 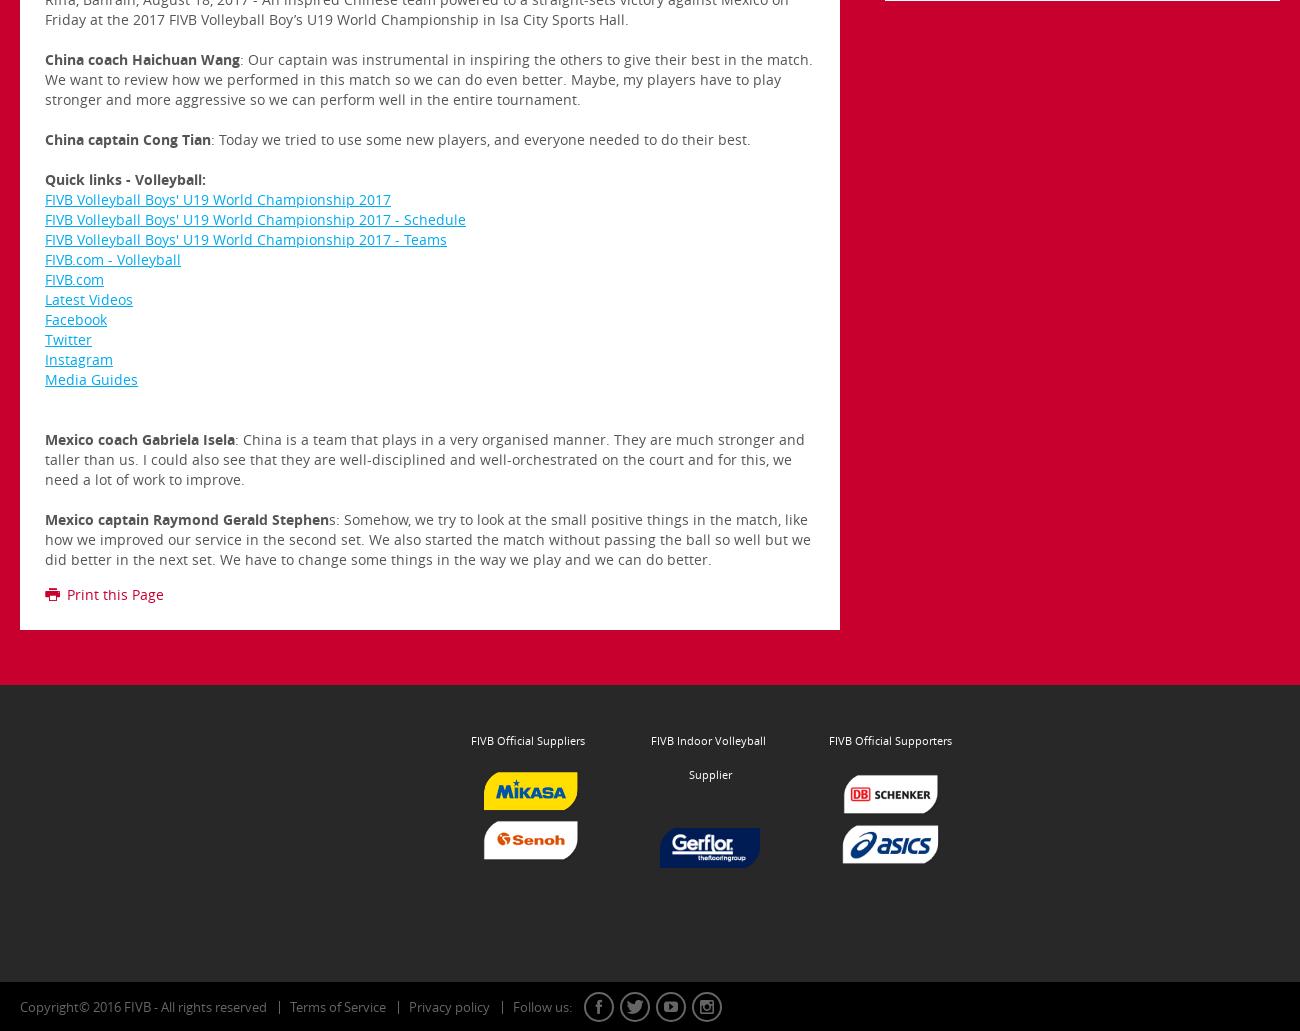 What do you see at coordinates (43, 178) in the screenshot?
I see `'Quick links - Volleyball:'` at bounding box center [43, 178].